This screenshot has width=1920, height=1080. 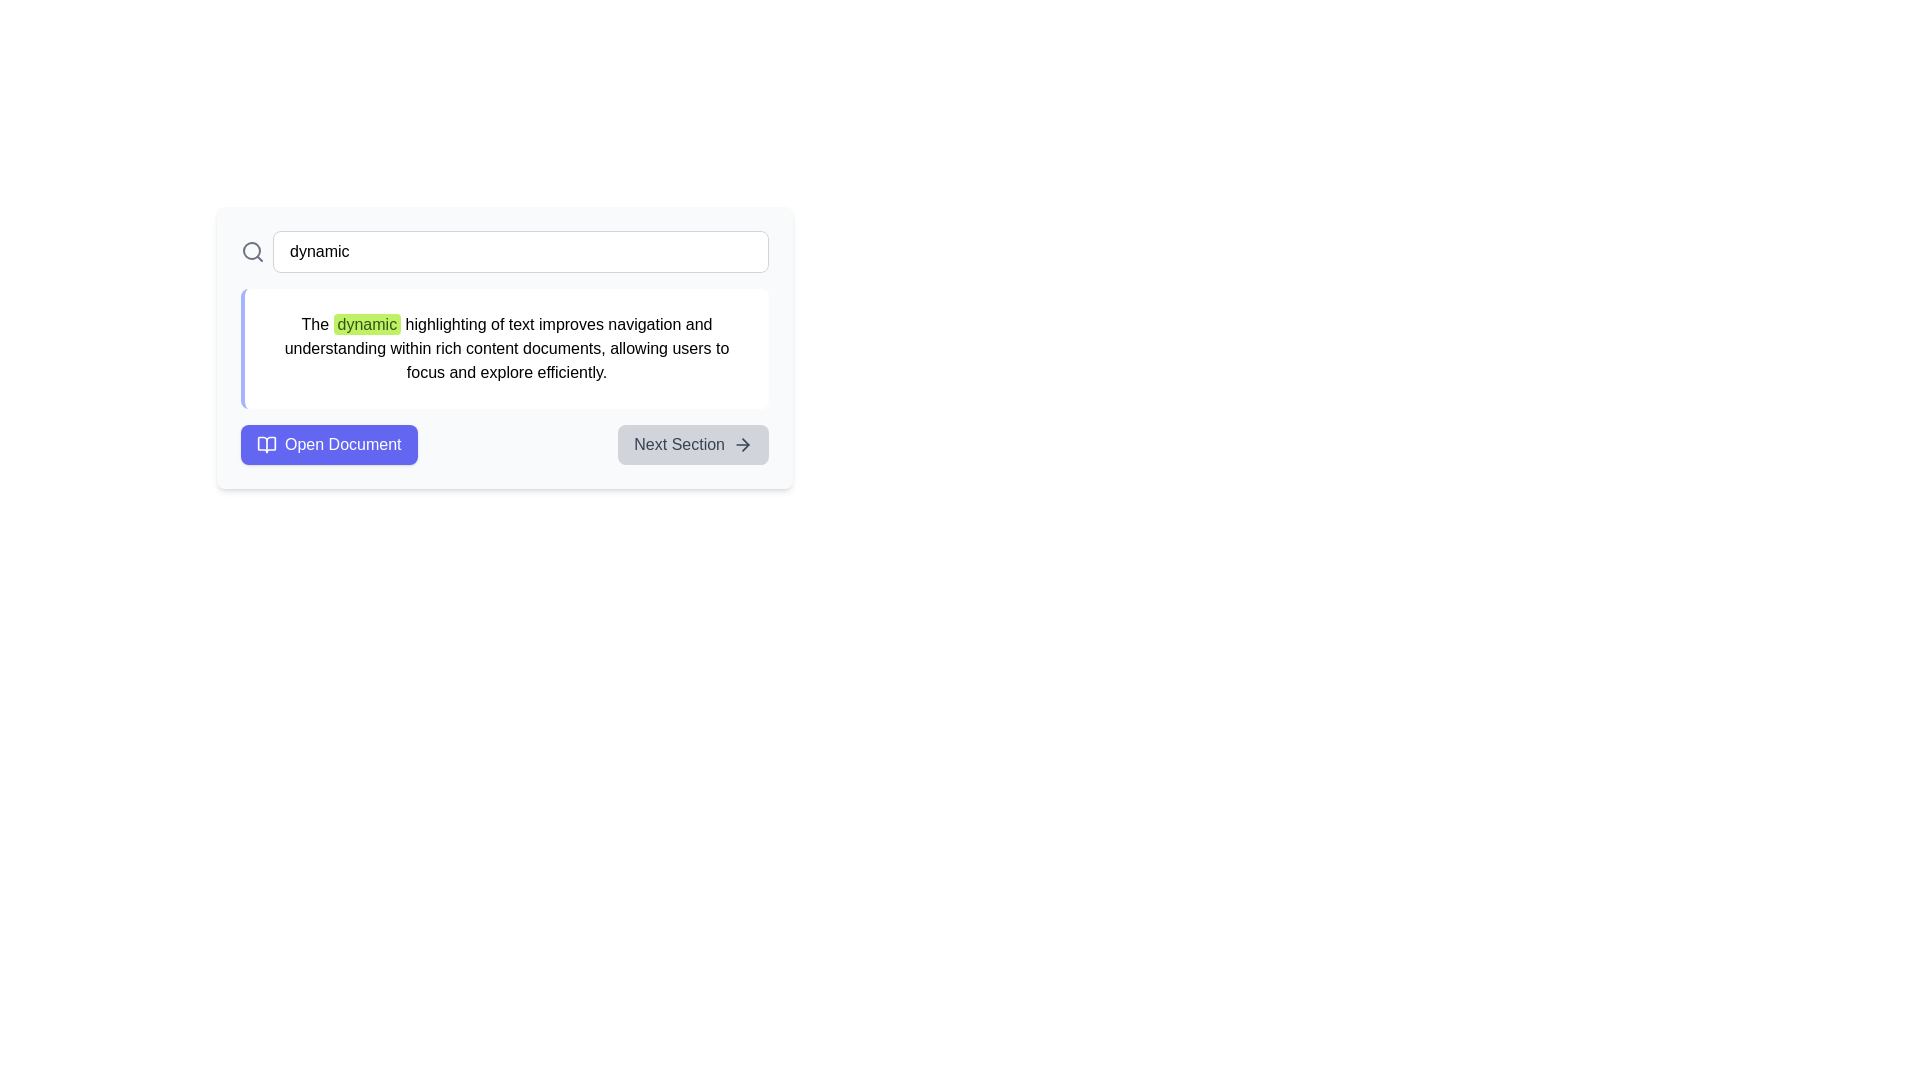 I want to click on the open book icon integrated into the 'Open Document' button, which is white against a blue background and located in the bottom-left section of the modal, so click(x=266, y=443).